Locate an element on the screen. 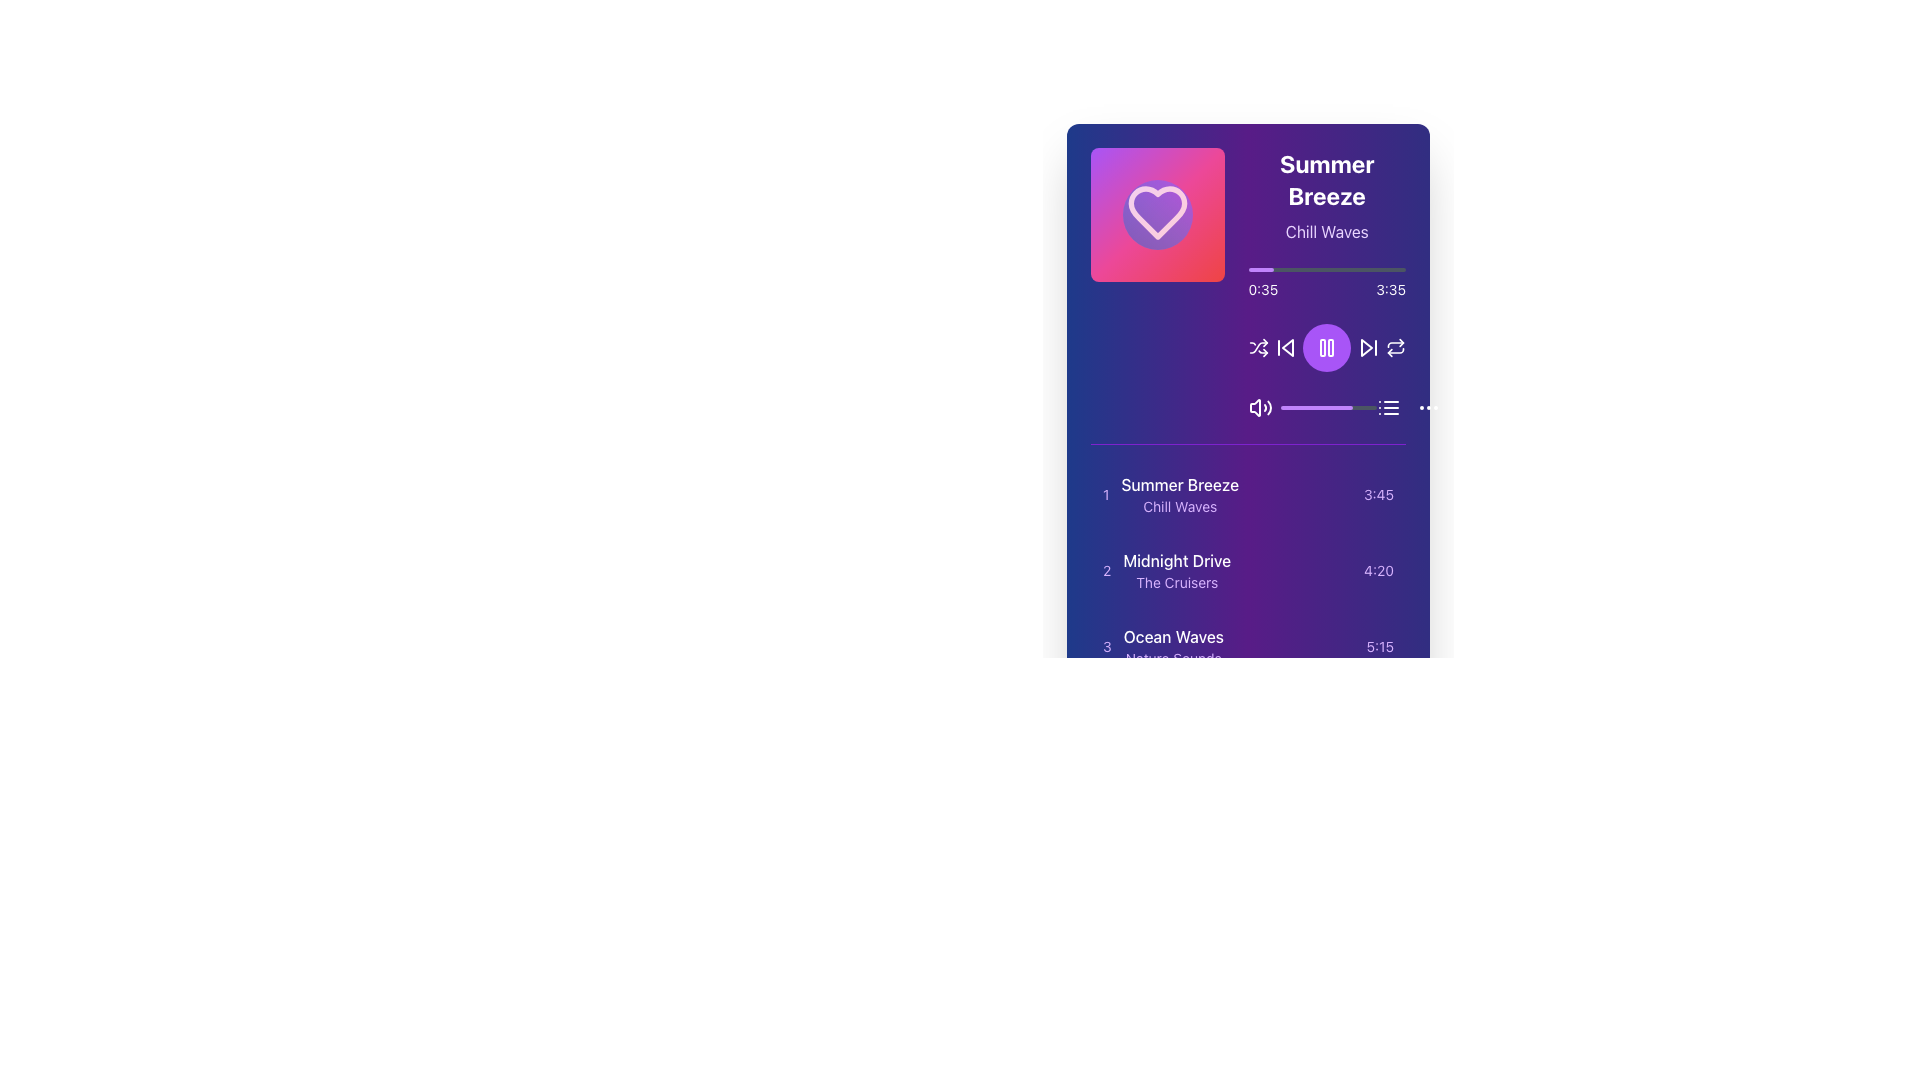  the left-facing audio volume indicator symbol located in the volume adjustment panel, which is part of the playback controls area just below the main play and shuffle buttons is located at coordinates (1253, 407).